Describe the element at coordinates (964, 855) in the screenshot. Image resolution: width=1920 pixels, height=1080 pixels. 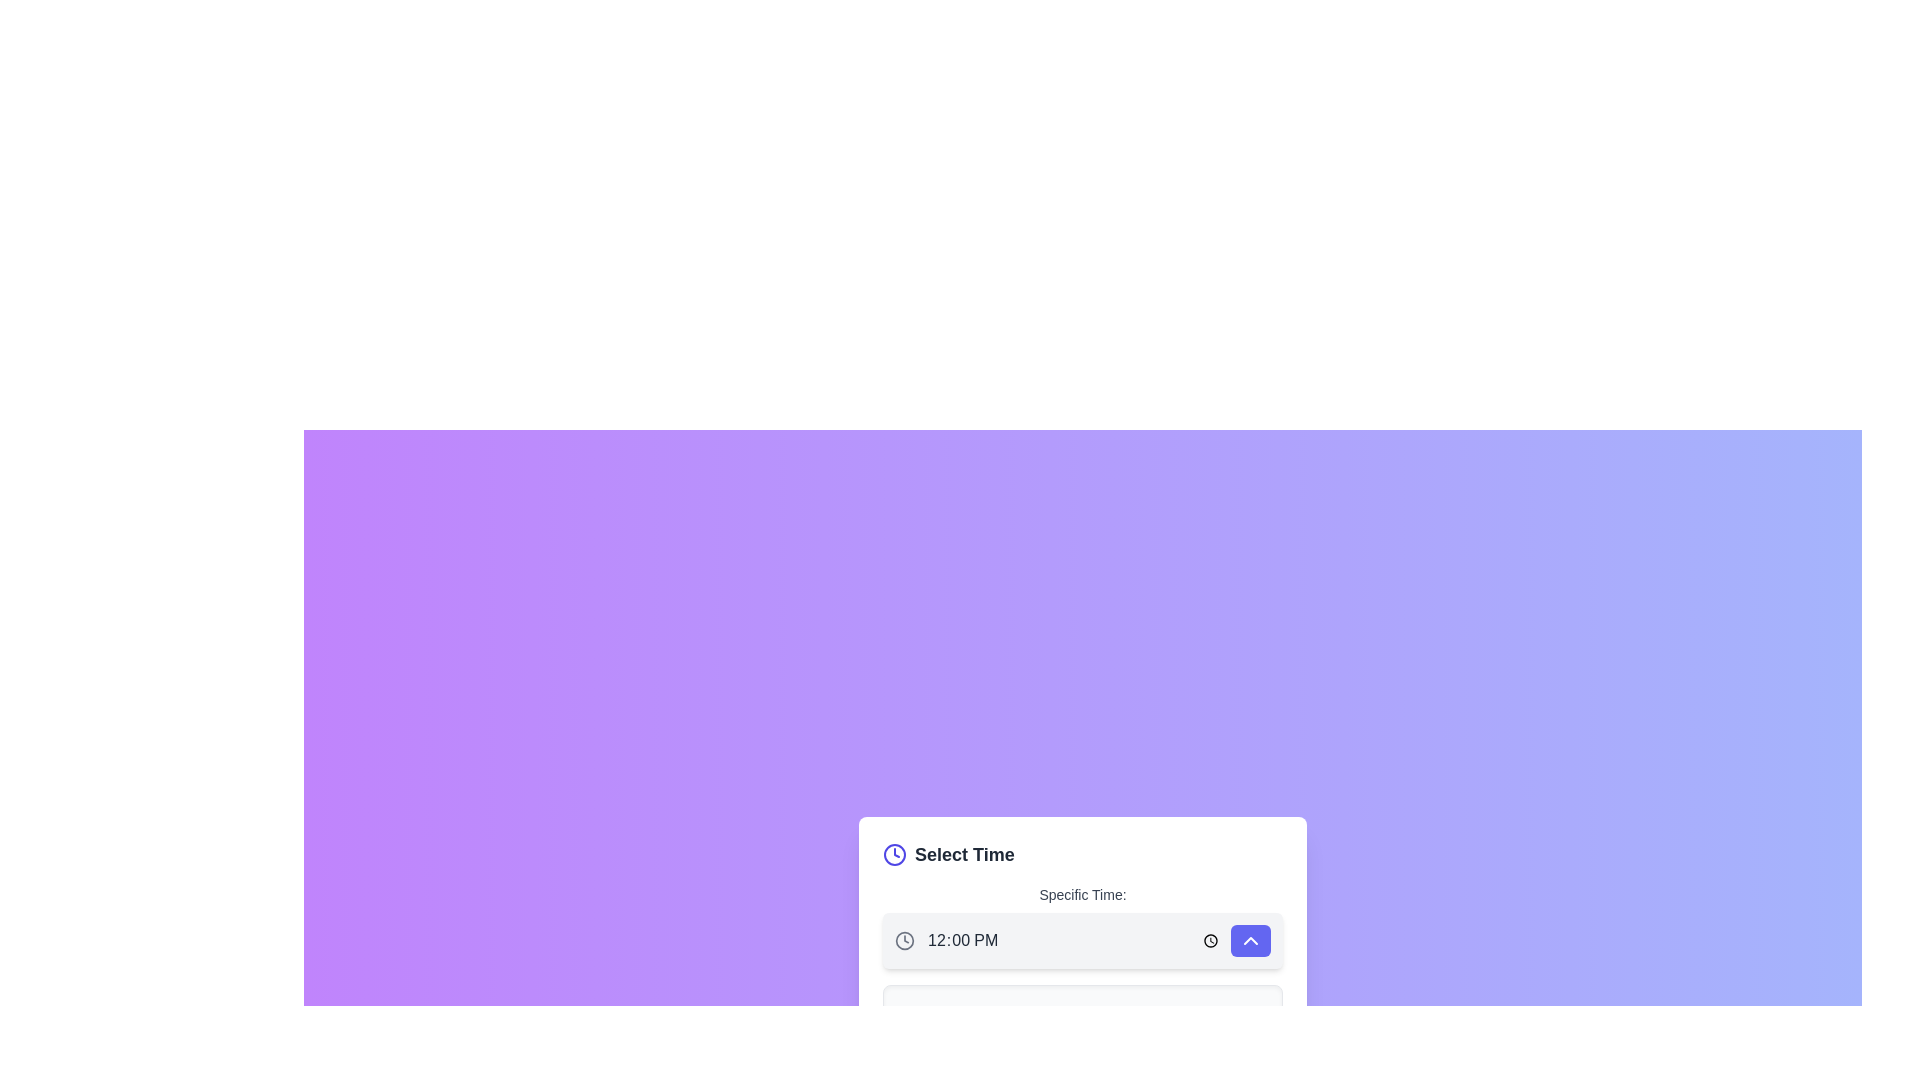
I see `the 'Select Time' label, which is a bold, medium-dark gray text positioned to the right of a clock icon, indicating time selection` at that location.